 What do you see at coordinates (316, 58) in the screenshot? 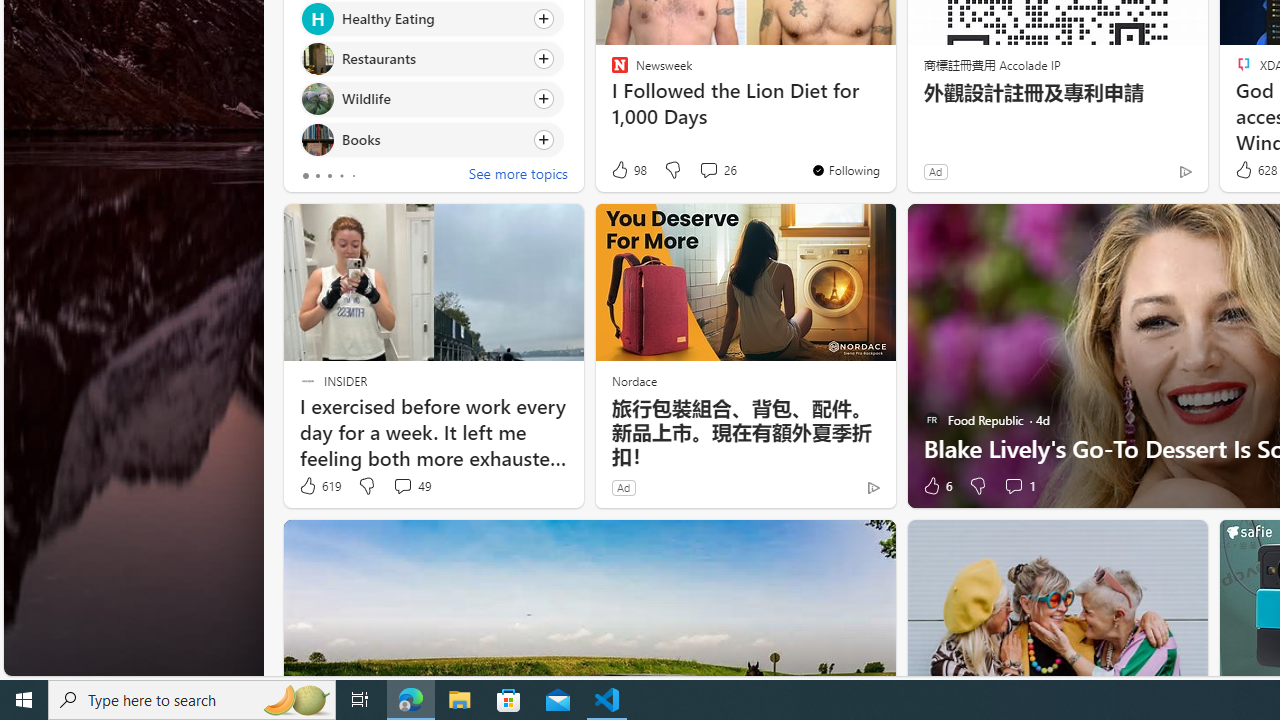
I see `'Restaurants'` at bounding box center [316, 58].